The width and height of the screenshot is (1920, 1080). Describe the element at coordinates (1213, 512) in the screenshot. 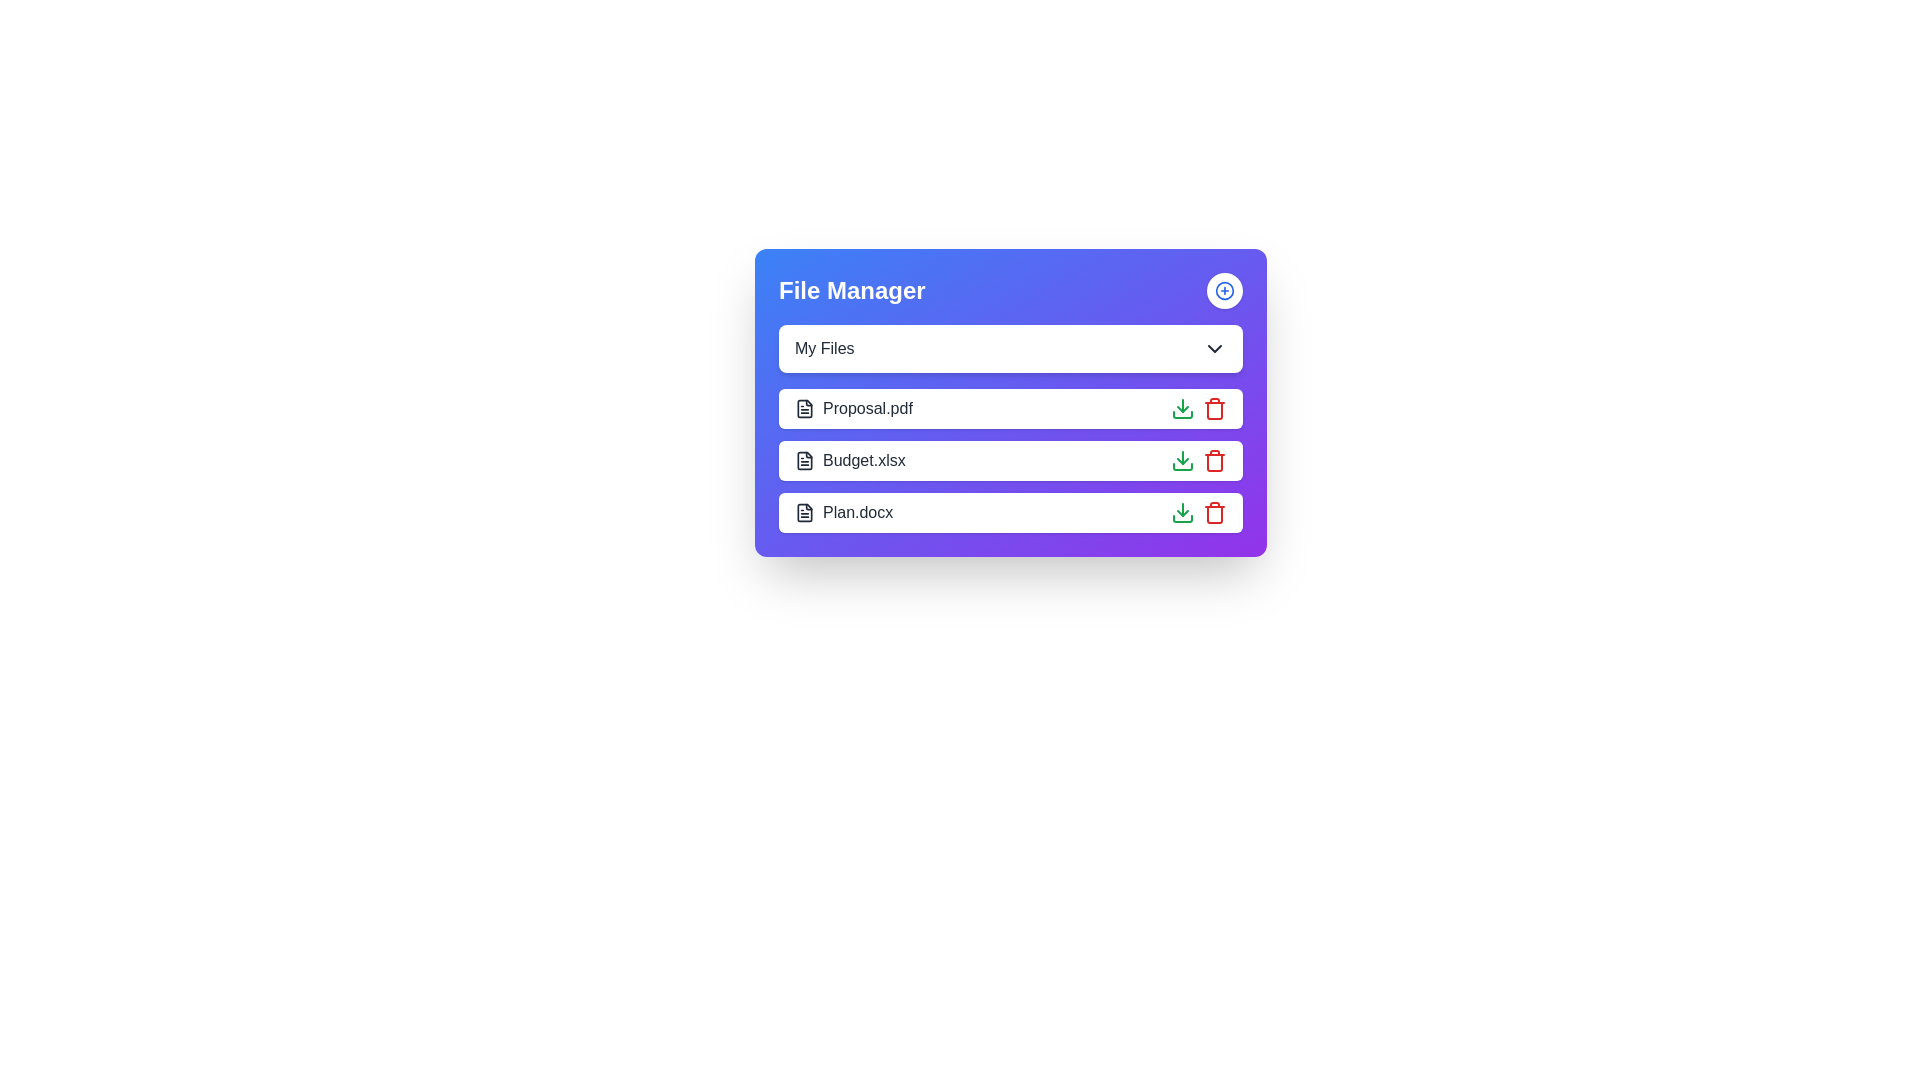

I see `the red trash bin icon button, which represents a delete function for the 'Plan.docx' file` at that location.